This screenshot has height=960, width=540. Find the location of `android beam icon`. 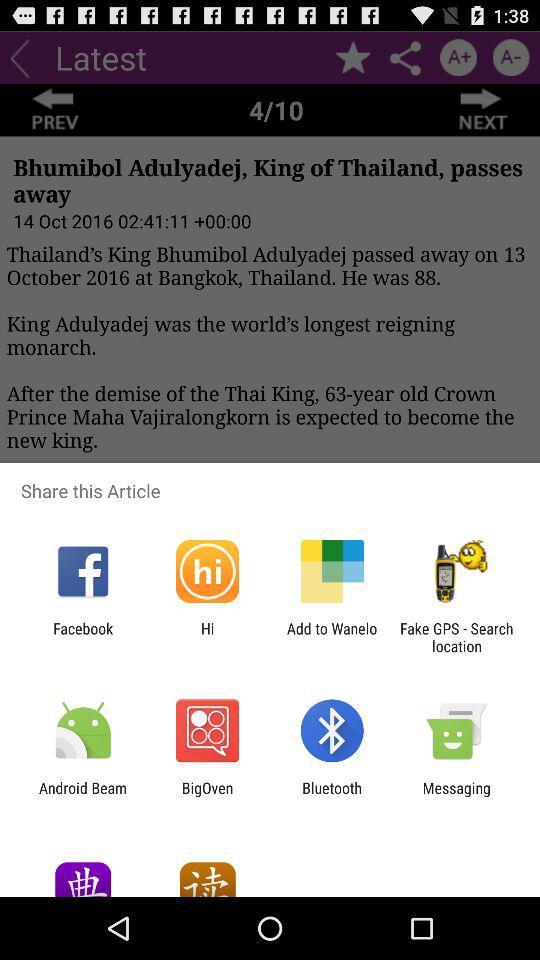

android beam icon is located at coordinates (82, 796).